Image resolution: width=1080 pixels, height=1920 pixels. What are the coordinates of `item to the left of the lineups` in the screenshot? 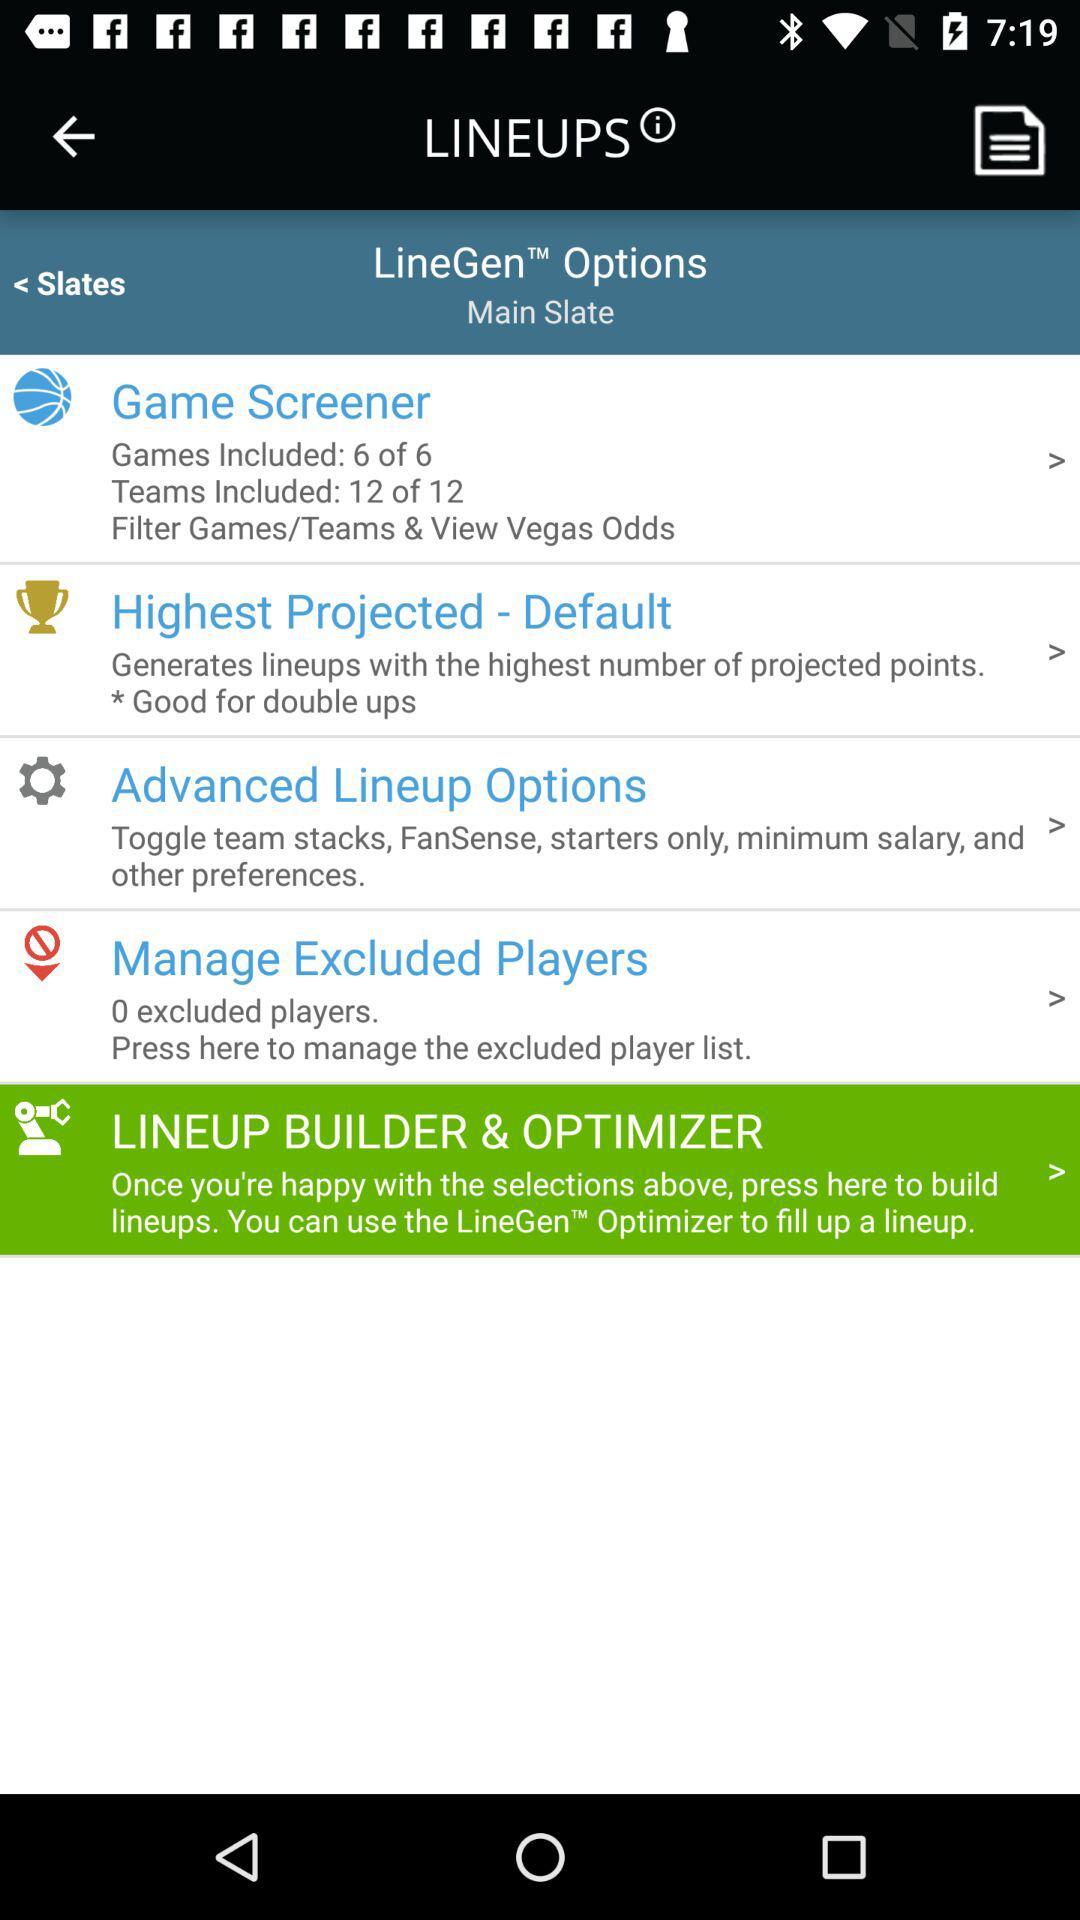 It's located at (72, 135).